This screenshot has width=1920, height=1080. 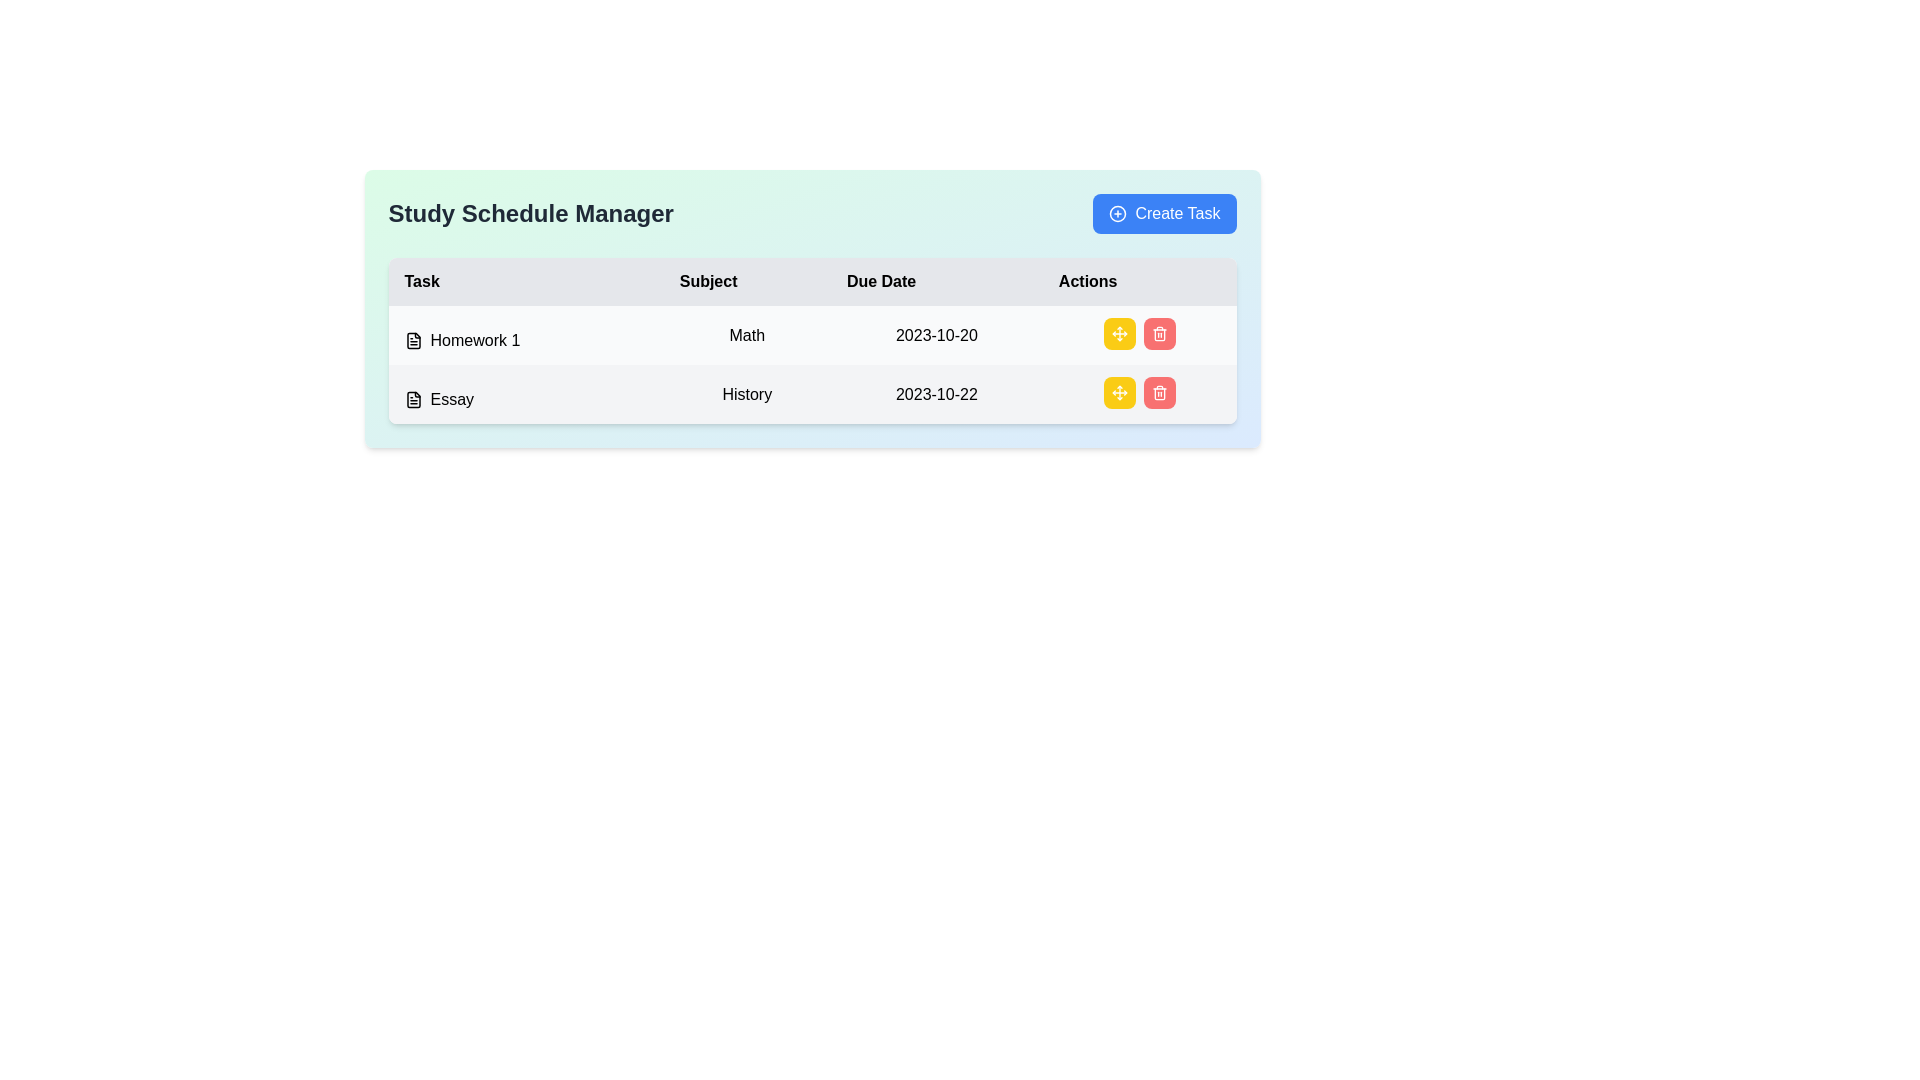 I want to click on the first row of the data table that displays task details for contextual interaction, so click(x=812, y=334).